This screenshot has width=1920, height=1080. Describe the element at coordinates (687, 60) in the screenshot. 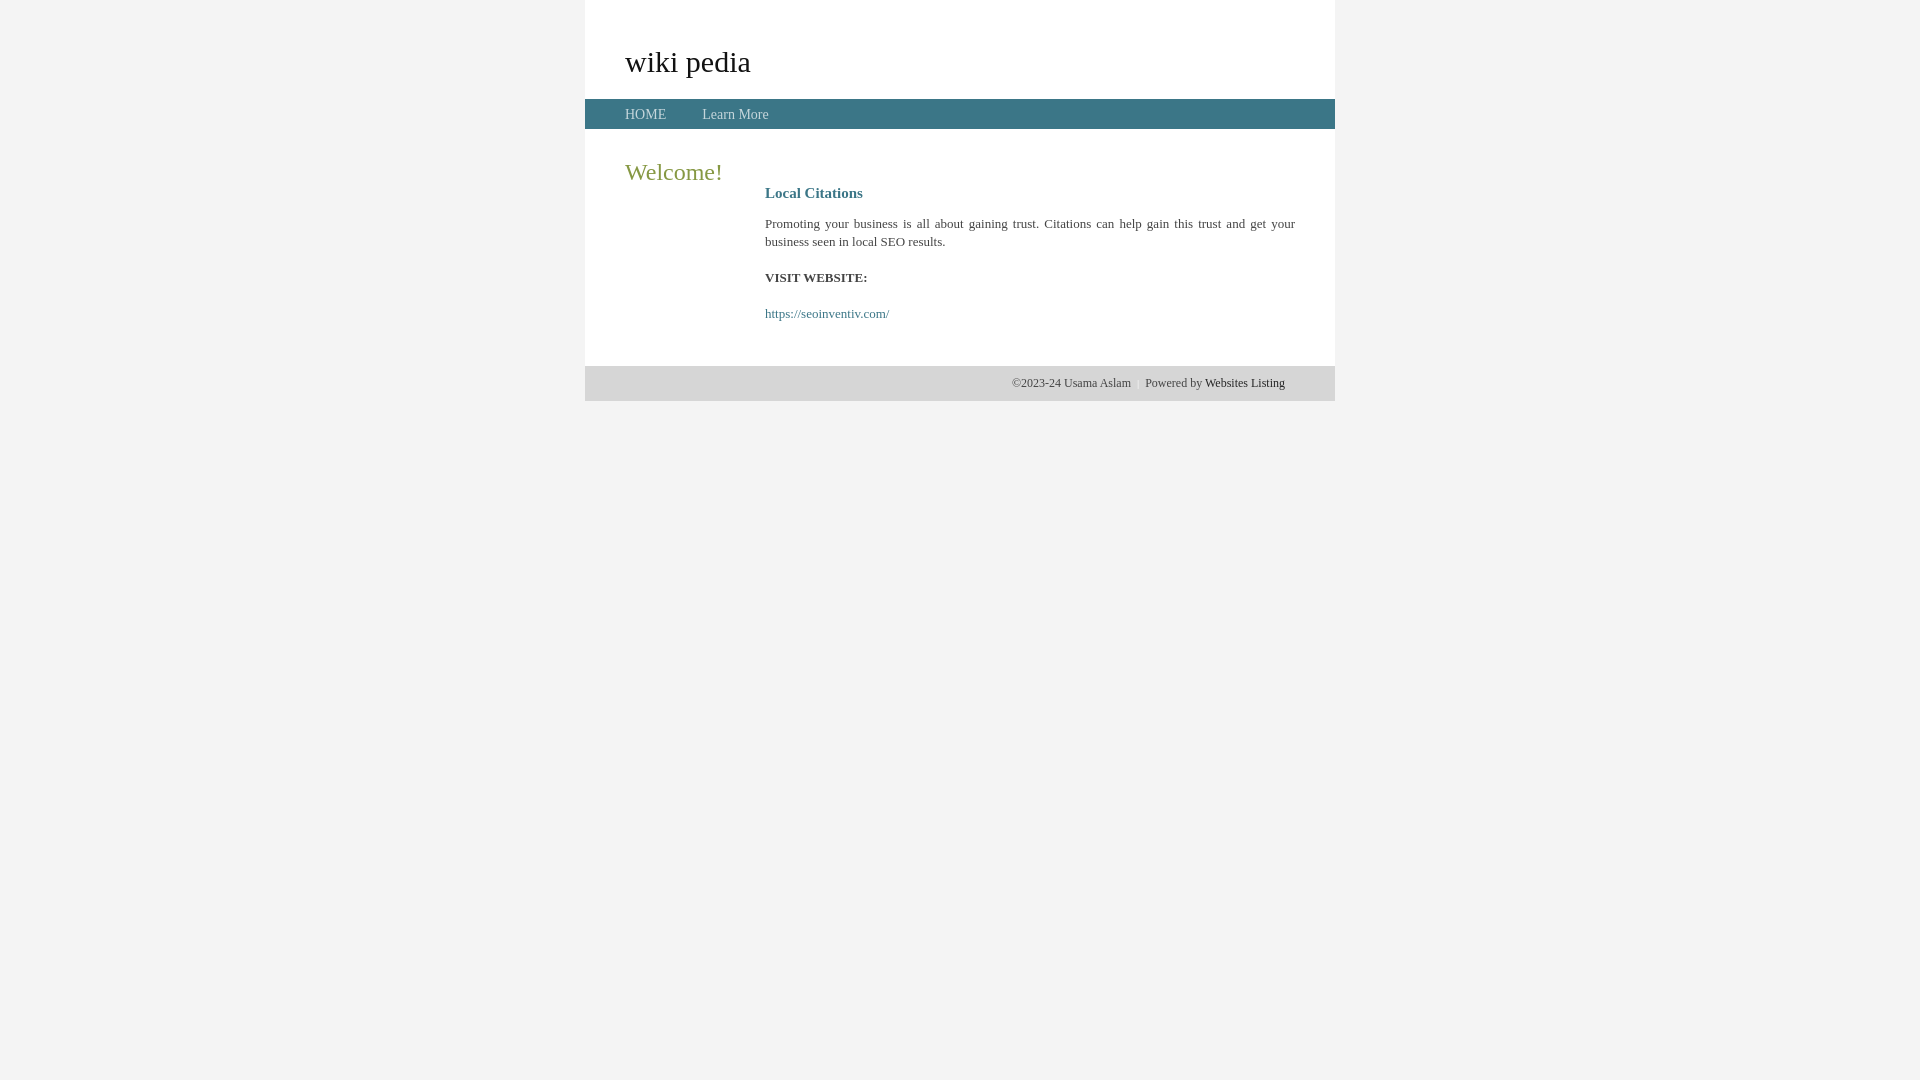

I see `'wiki pedia'` at that location.